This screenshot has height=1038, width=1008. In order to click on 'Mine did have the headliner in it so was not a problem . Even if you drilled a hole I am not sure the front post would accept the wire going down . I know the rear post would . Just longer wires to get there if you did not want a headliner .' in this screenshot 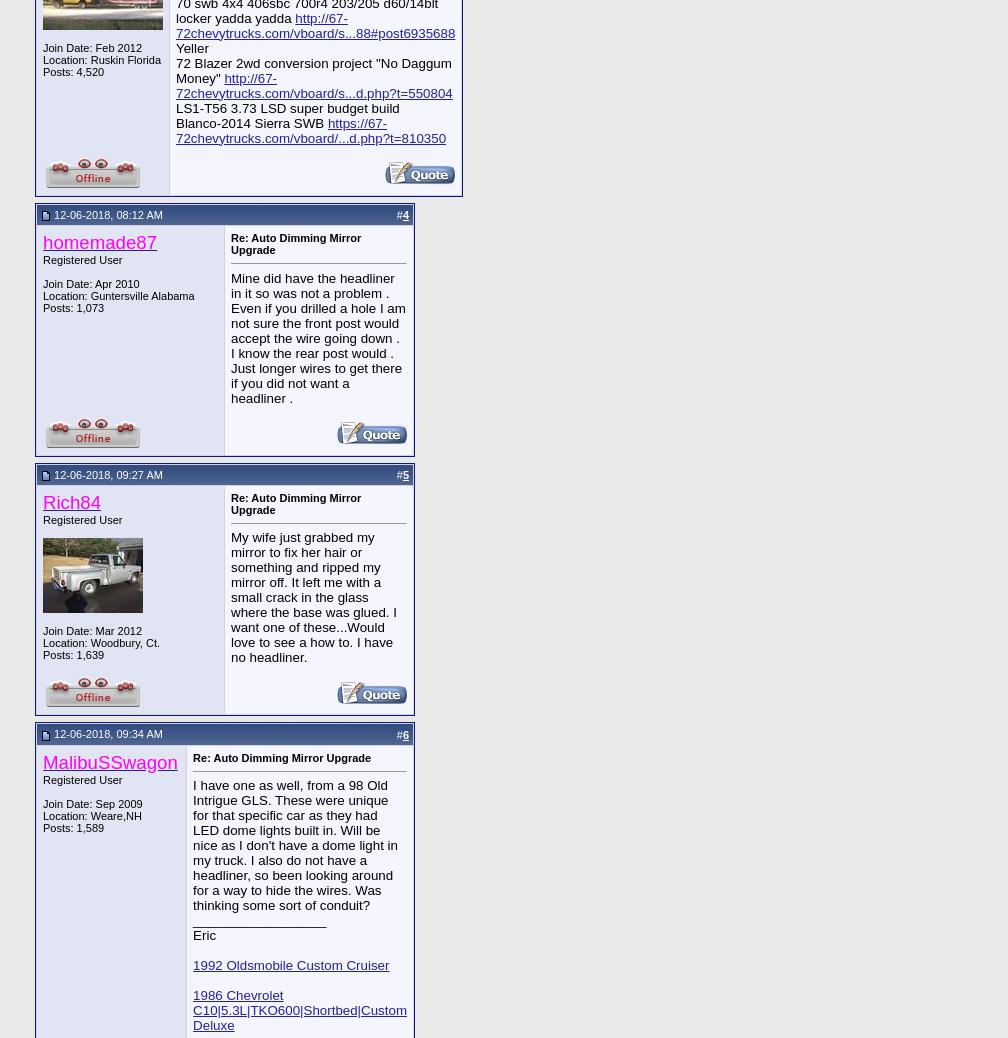, I will do `click(318, 337)`.